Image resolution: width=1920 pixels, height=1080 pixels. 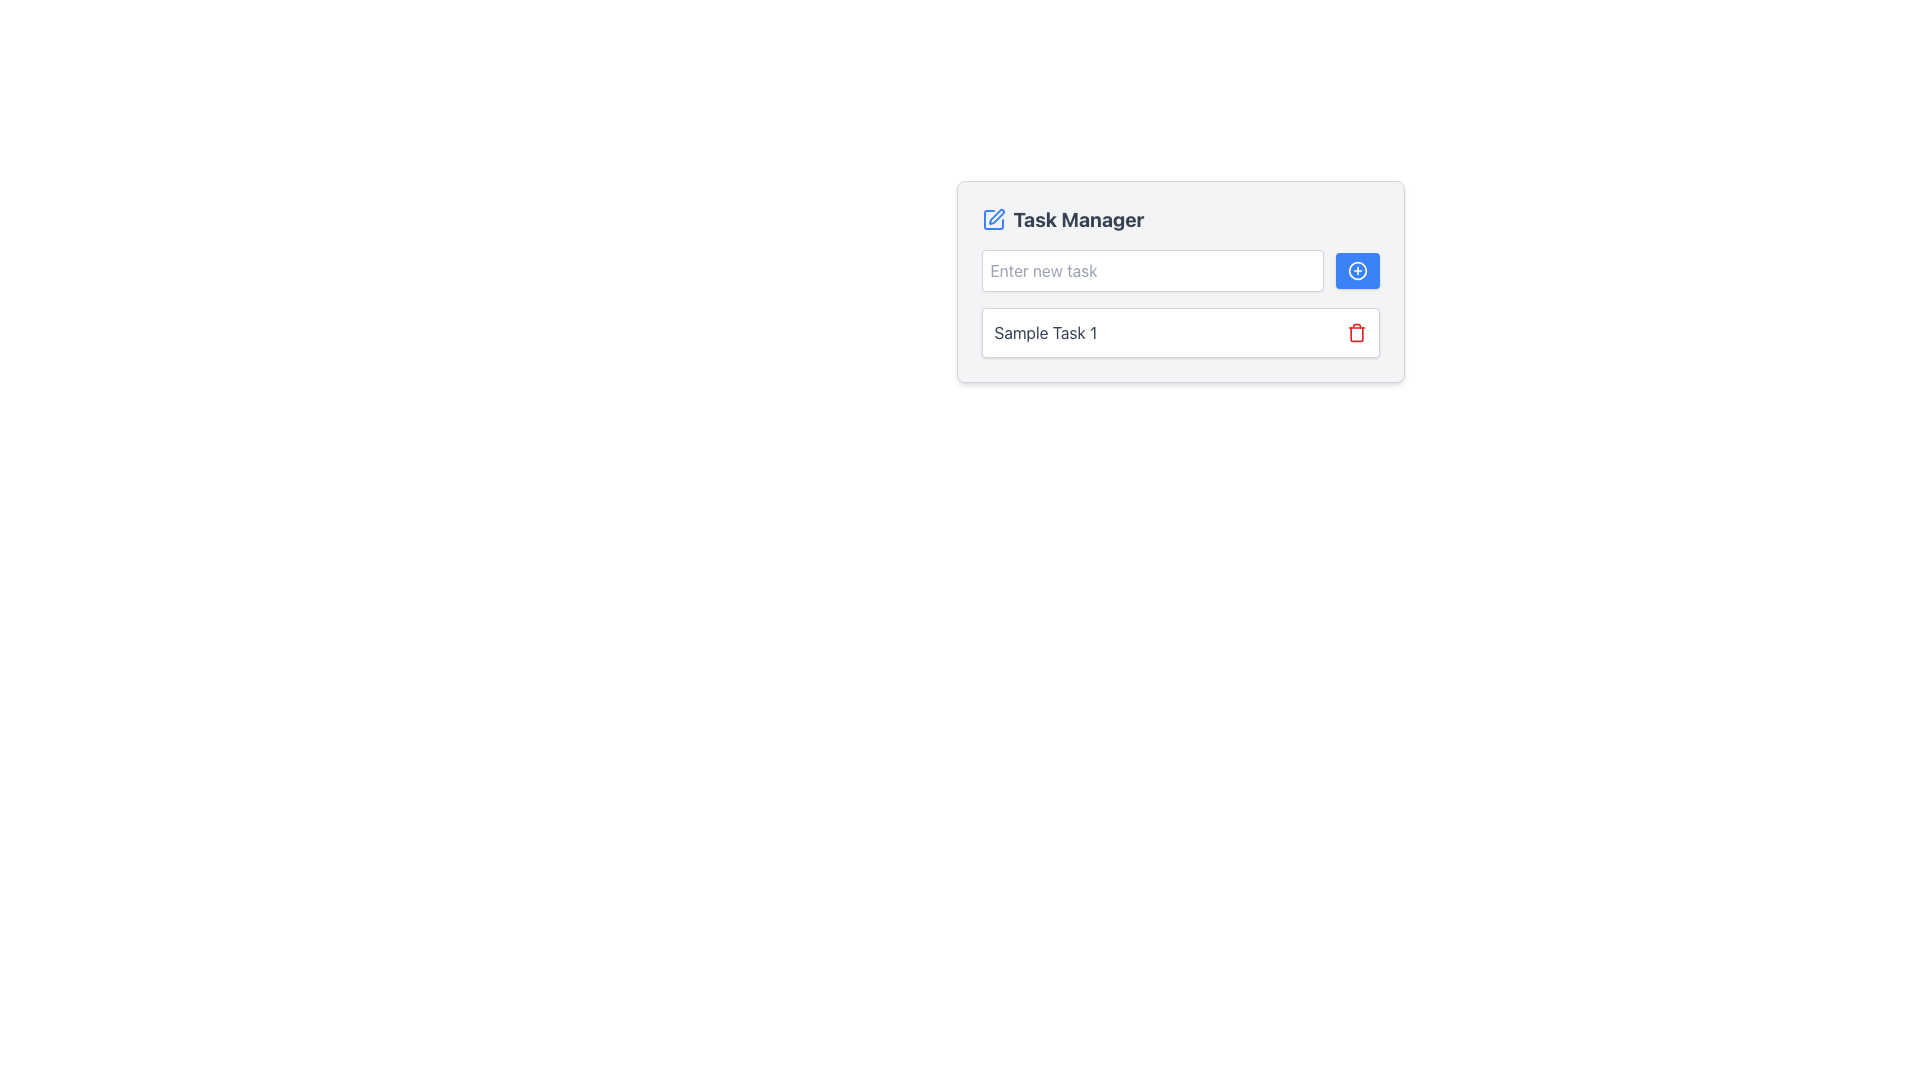 I want to click on the pen icon within the square icon in the 'Task Manager' section, which serves as an edit functionality indicator, so click(x=996, y=216).